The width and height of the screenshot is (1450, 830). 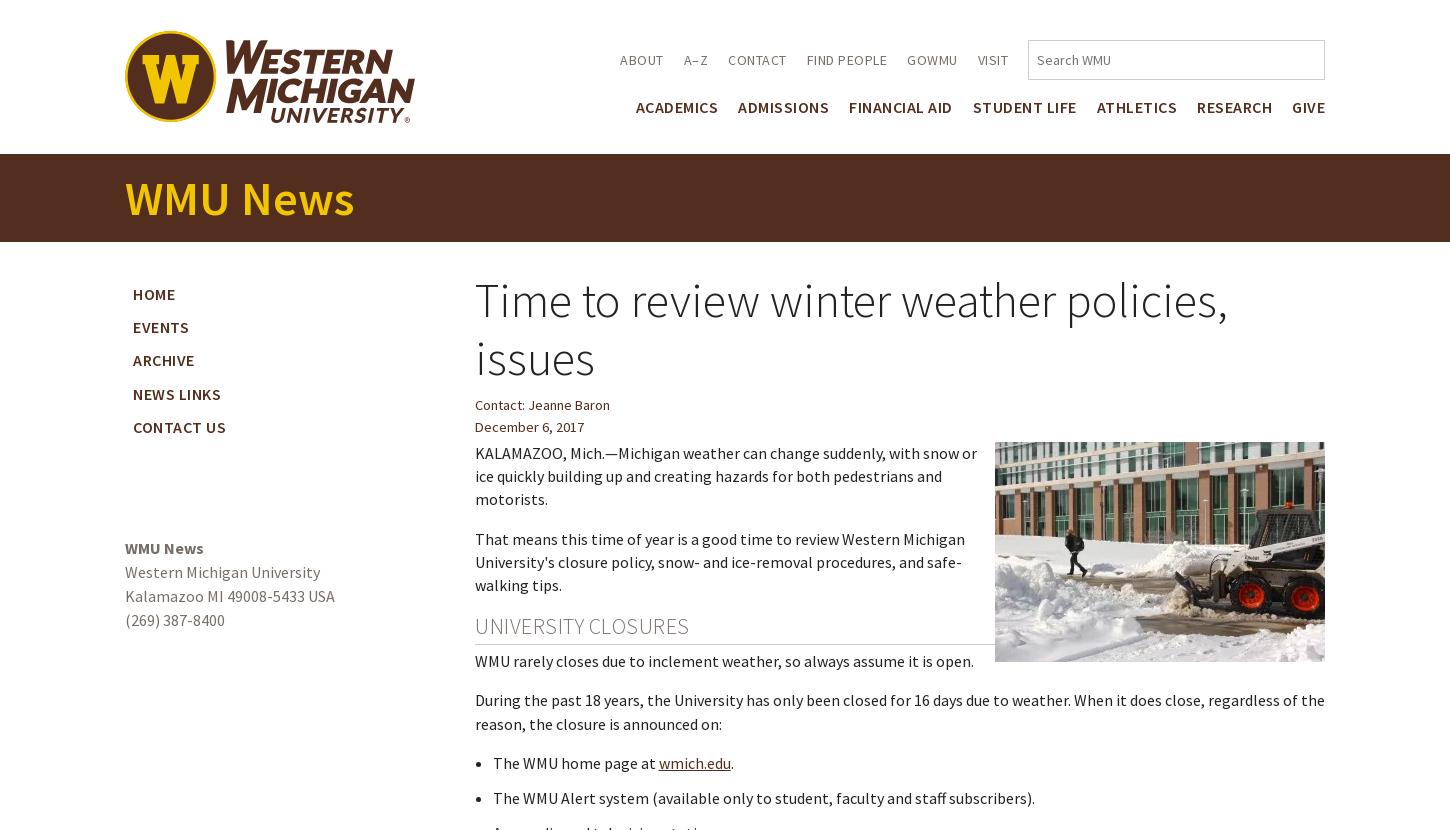 What do you see at coordinates (474, 624) in the screenshot?
I see `'University closures'` at bounding box center [474, 624].